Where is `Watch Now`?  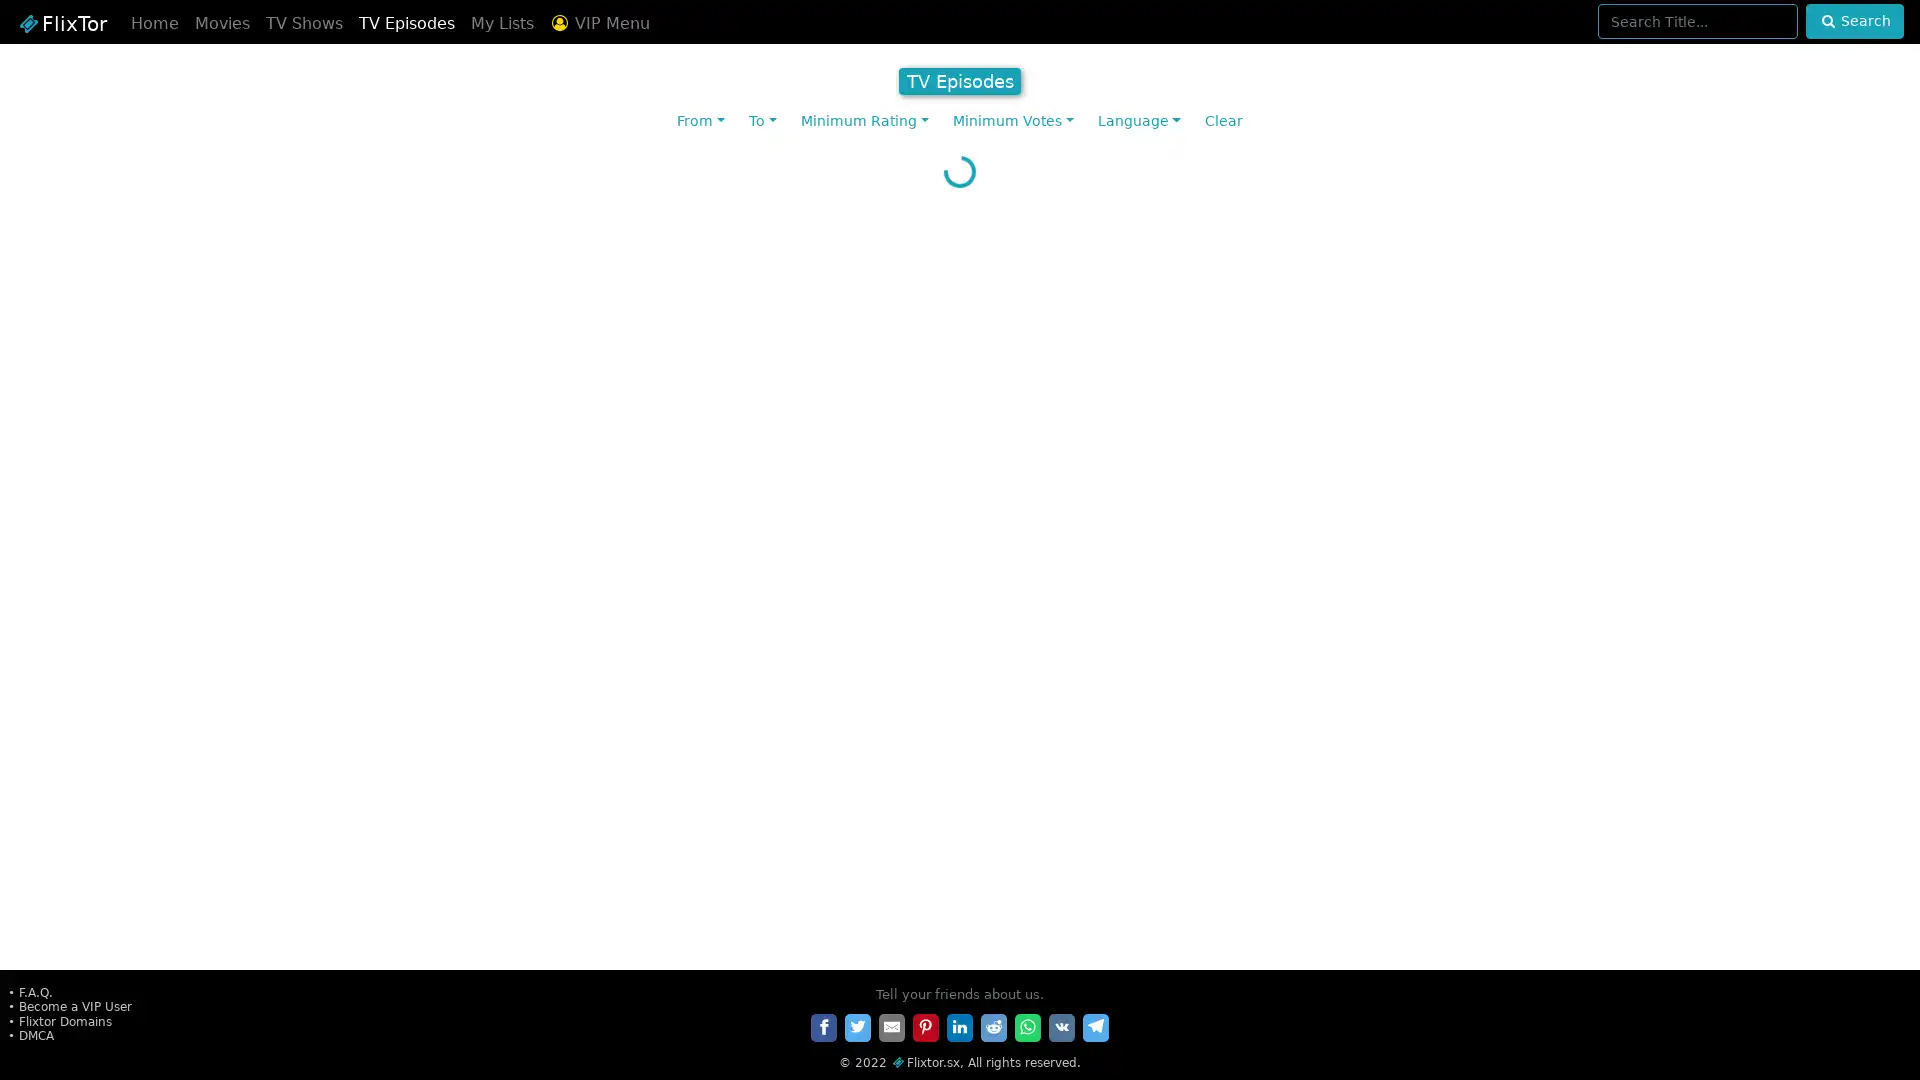
Watch Now is located at coordinates (1301, 438).